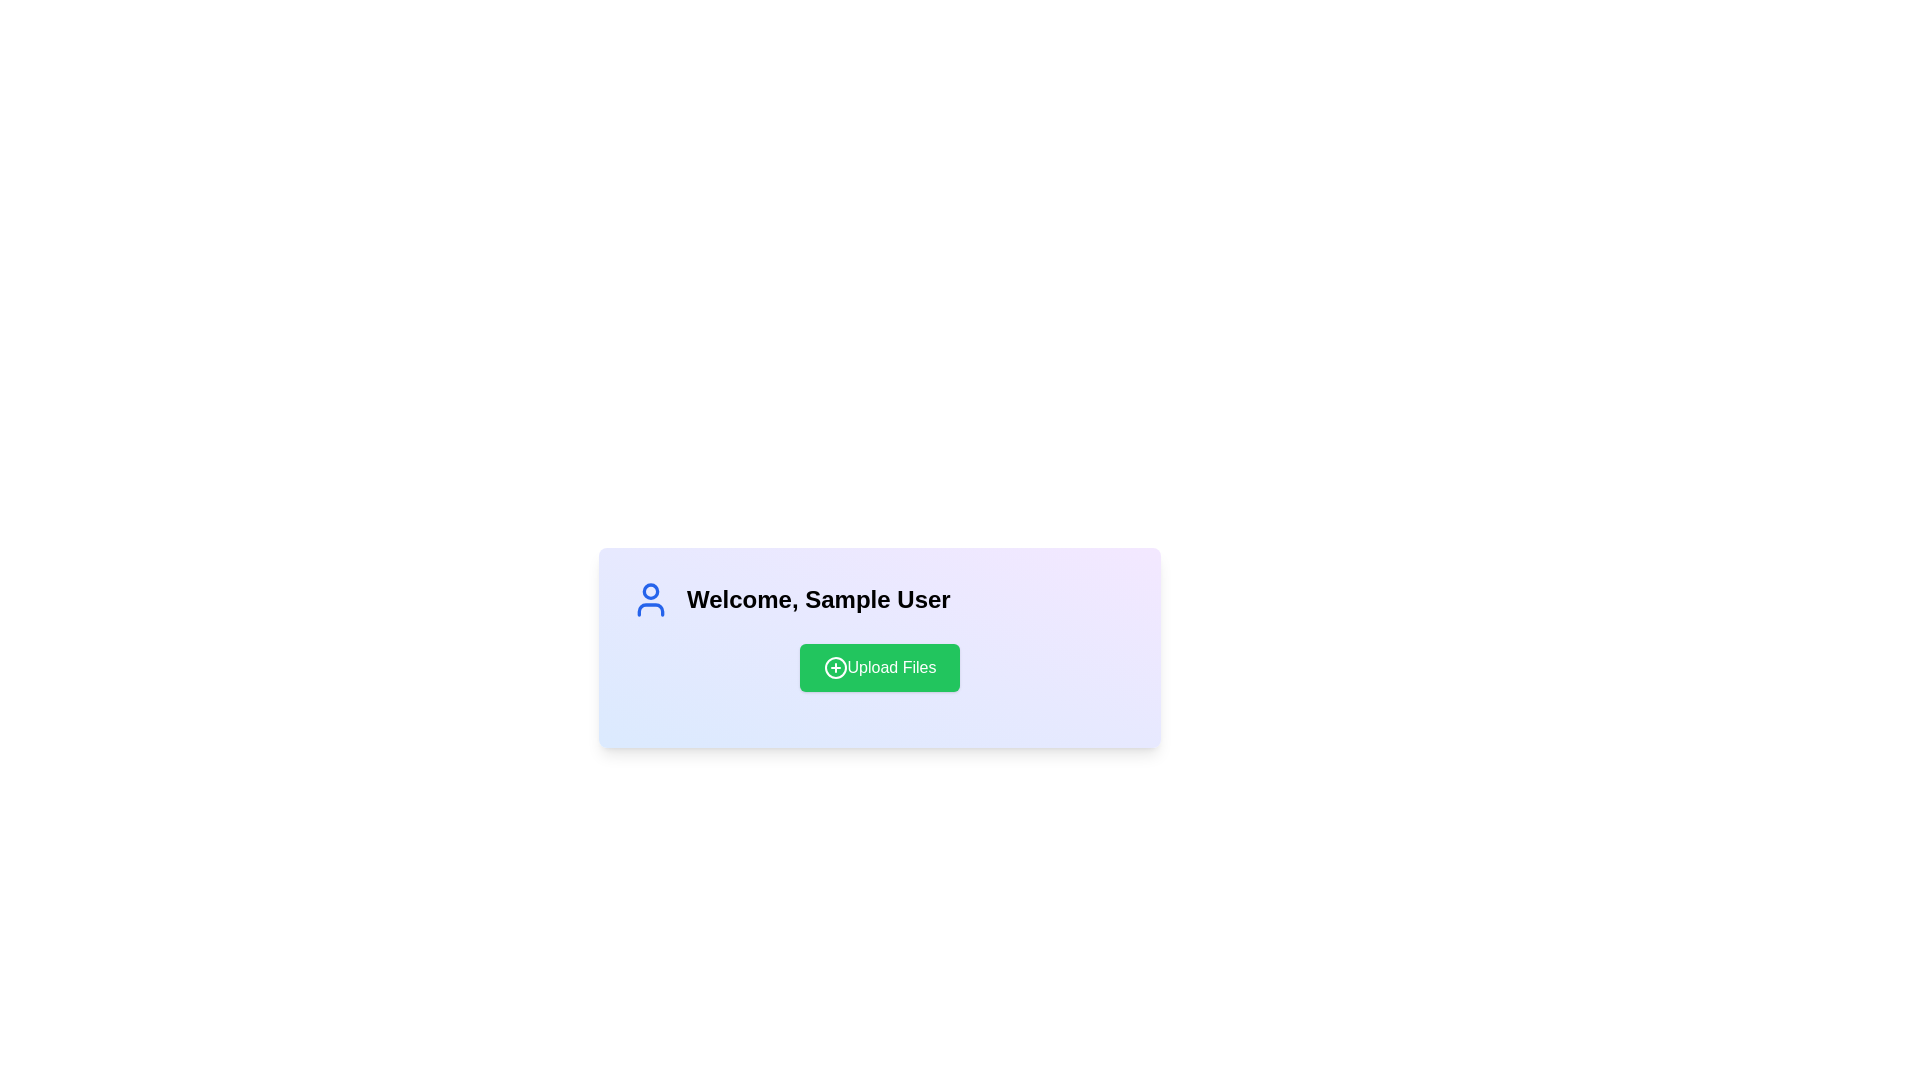 The width and height of the screenshot is (1920, 1080). What do you see at coordinates (879, 667) in the screenshot?
I see `the button located beneath the heading 'Welcome, Sample User.' to initiate the file upload process` at bounding box center [879, 667].